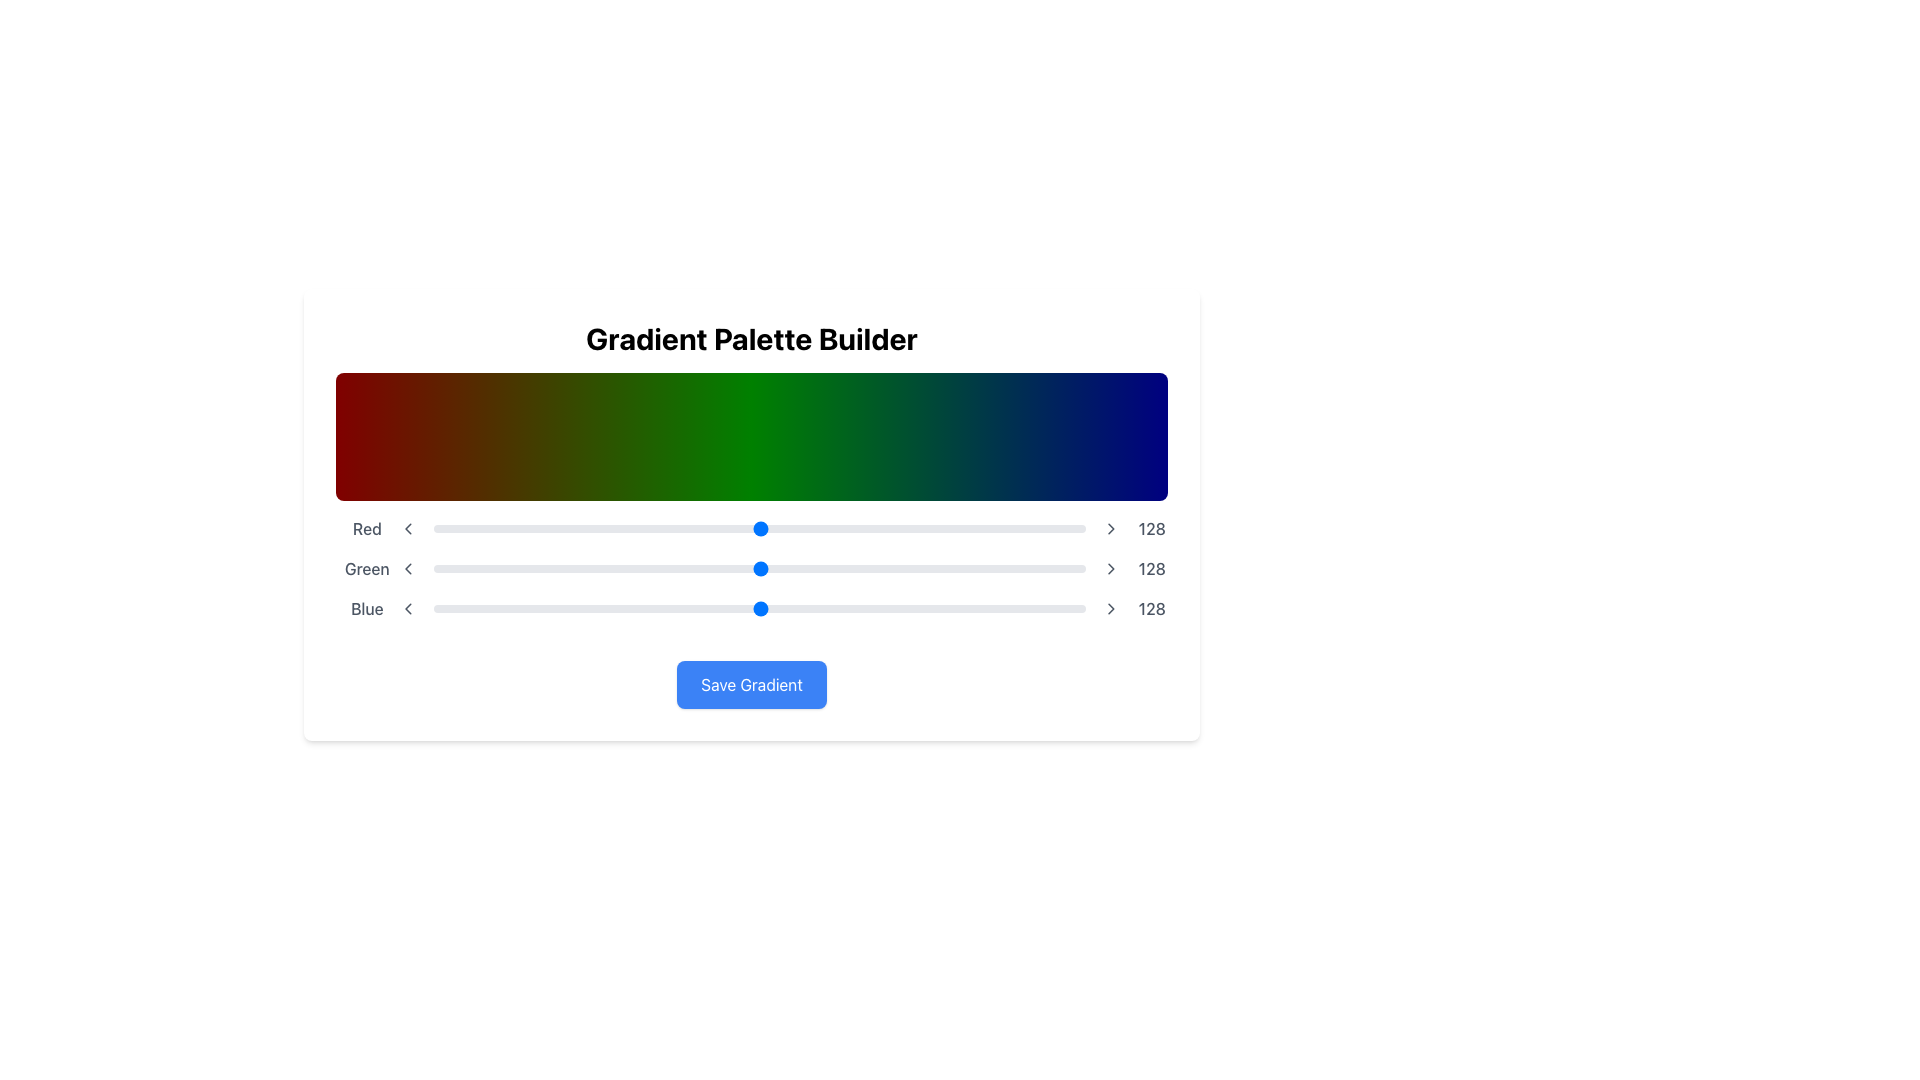  What do you see at coordinates (751, 608) in the screenshot?
I see `the third color adjustment range slider which adjusts the intensity of the blue color component` at bounding box center [751, 608].